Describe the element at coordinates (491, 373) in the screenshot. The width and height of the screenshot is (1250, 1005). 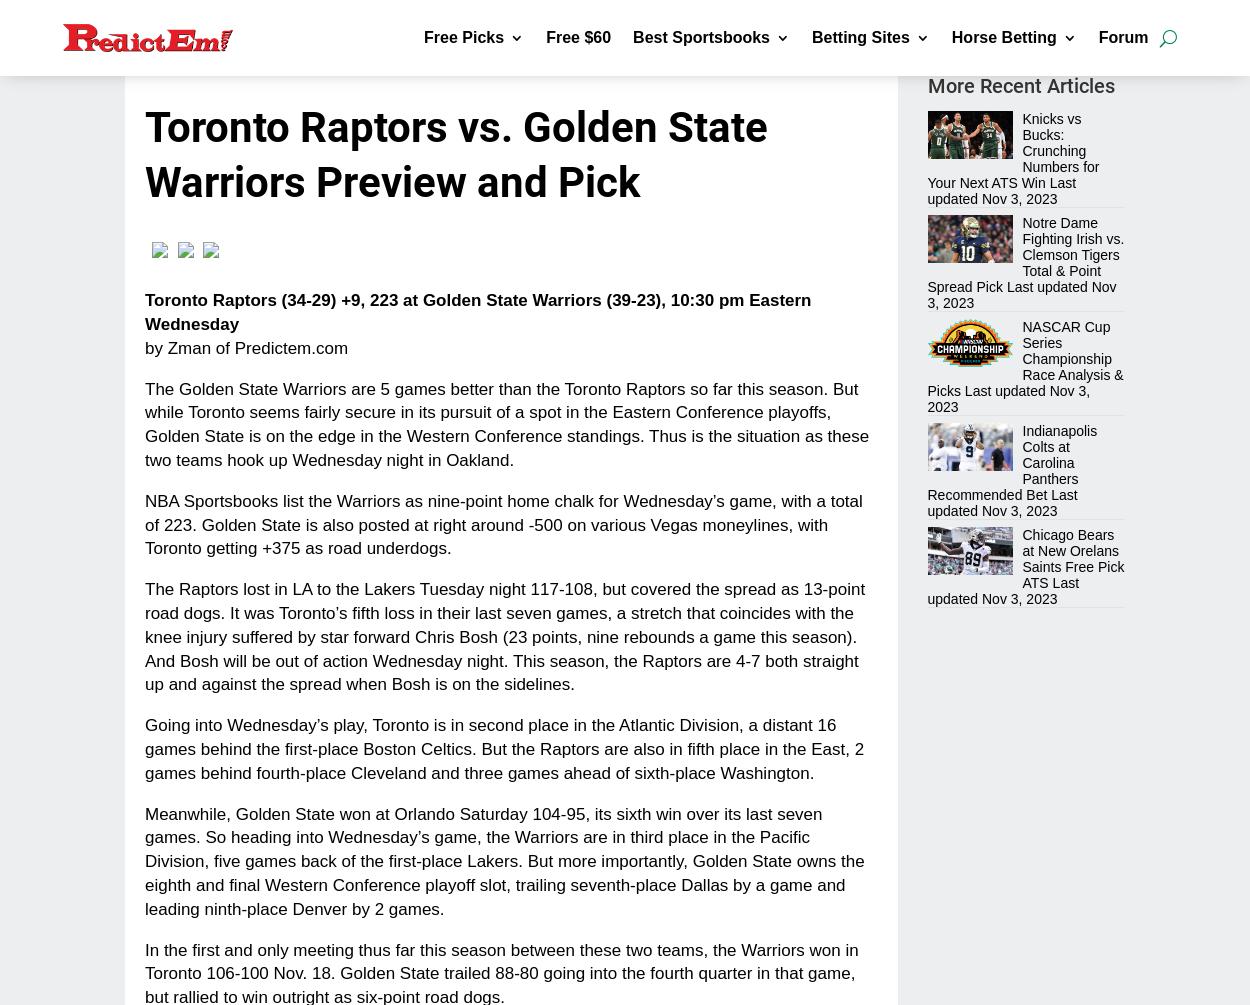
I see `'UFC Picks'` at that location.